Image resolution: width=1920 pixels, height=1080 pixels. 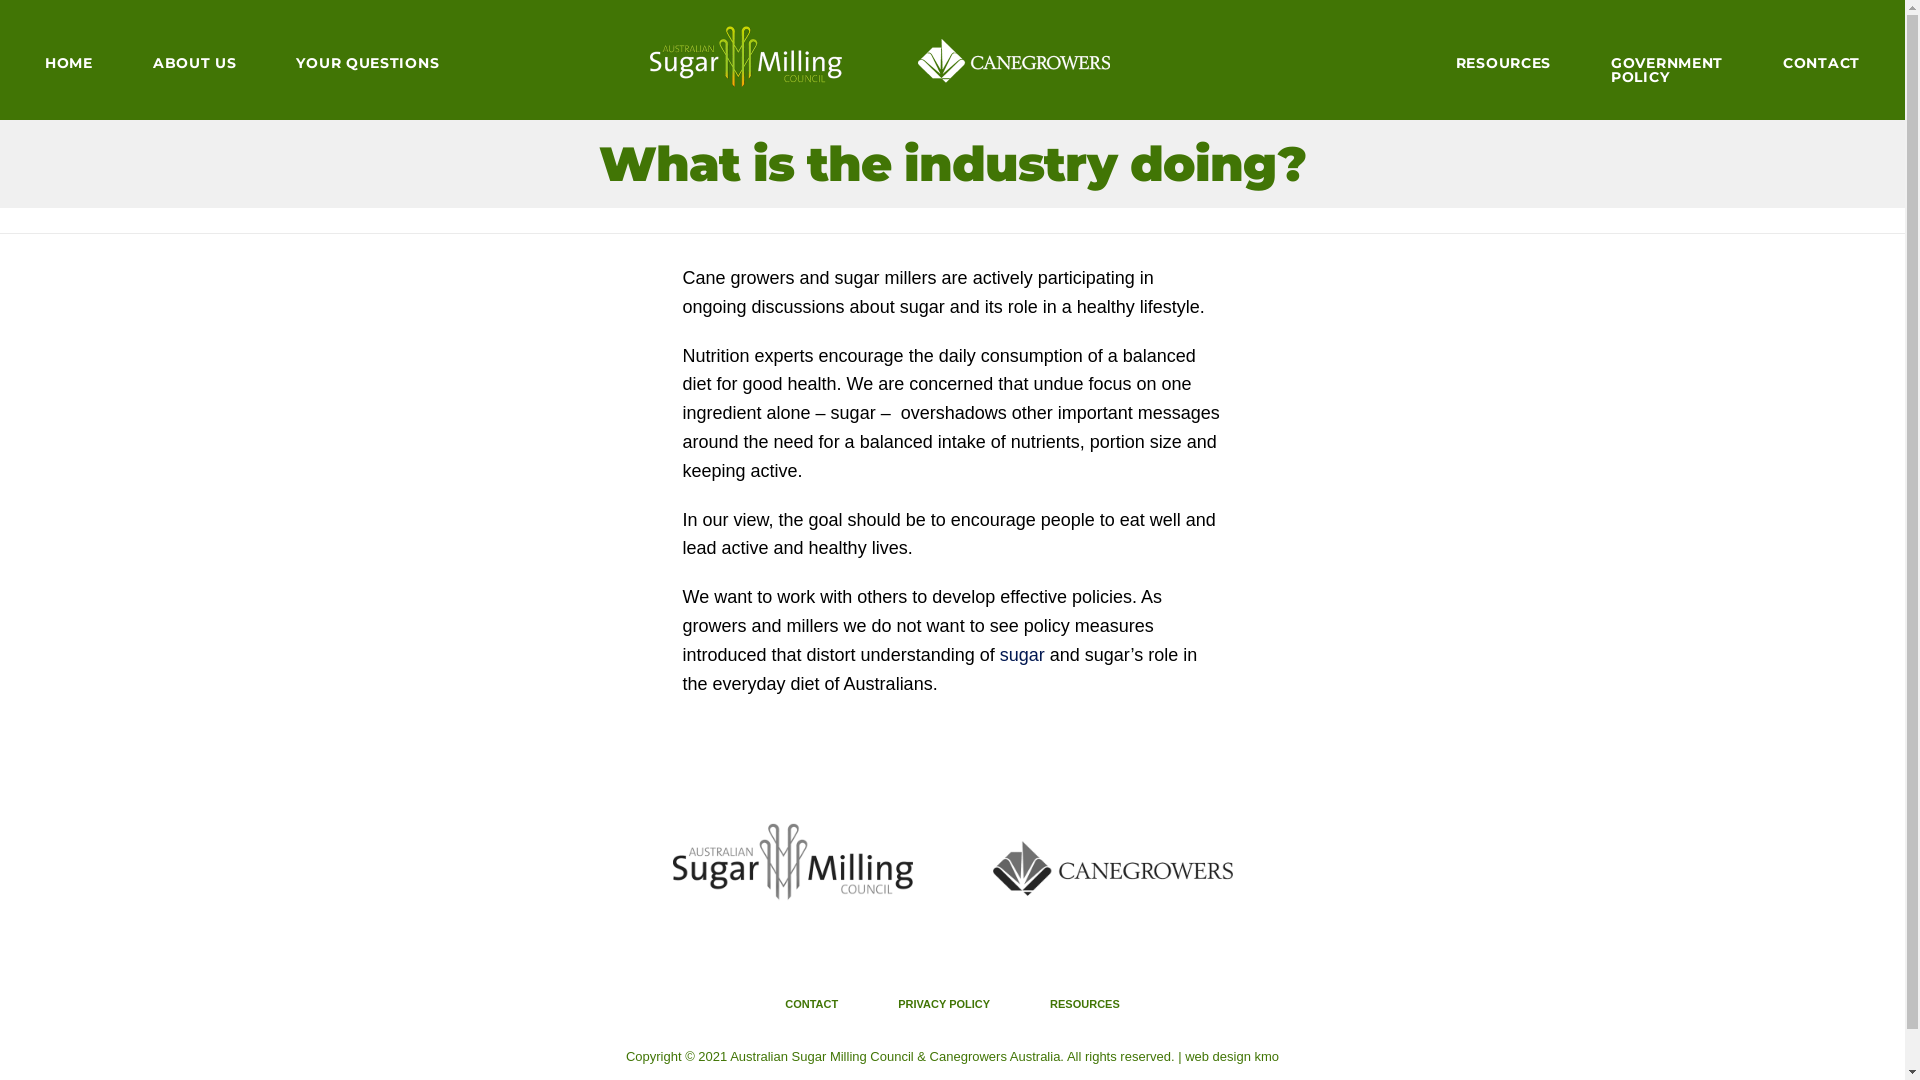 I want to click on 'RESOURCES', so click(x=1503, y=59).